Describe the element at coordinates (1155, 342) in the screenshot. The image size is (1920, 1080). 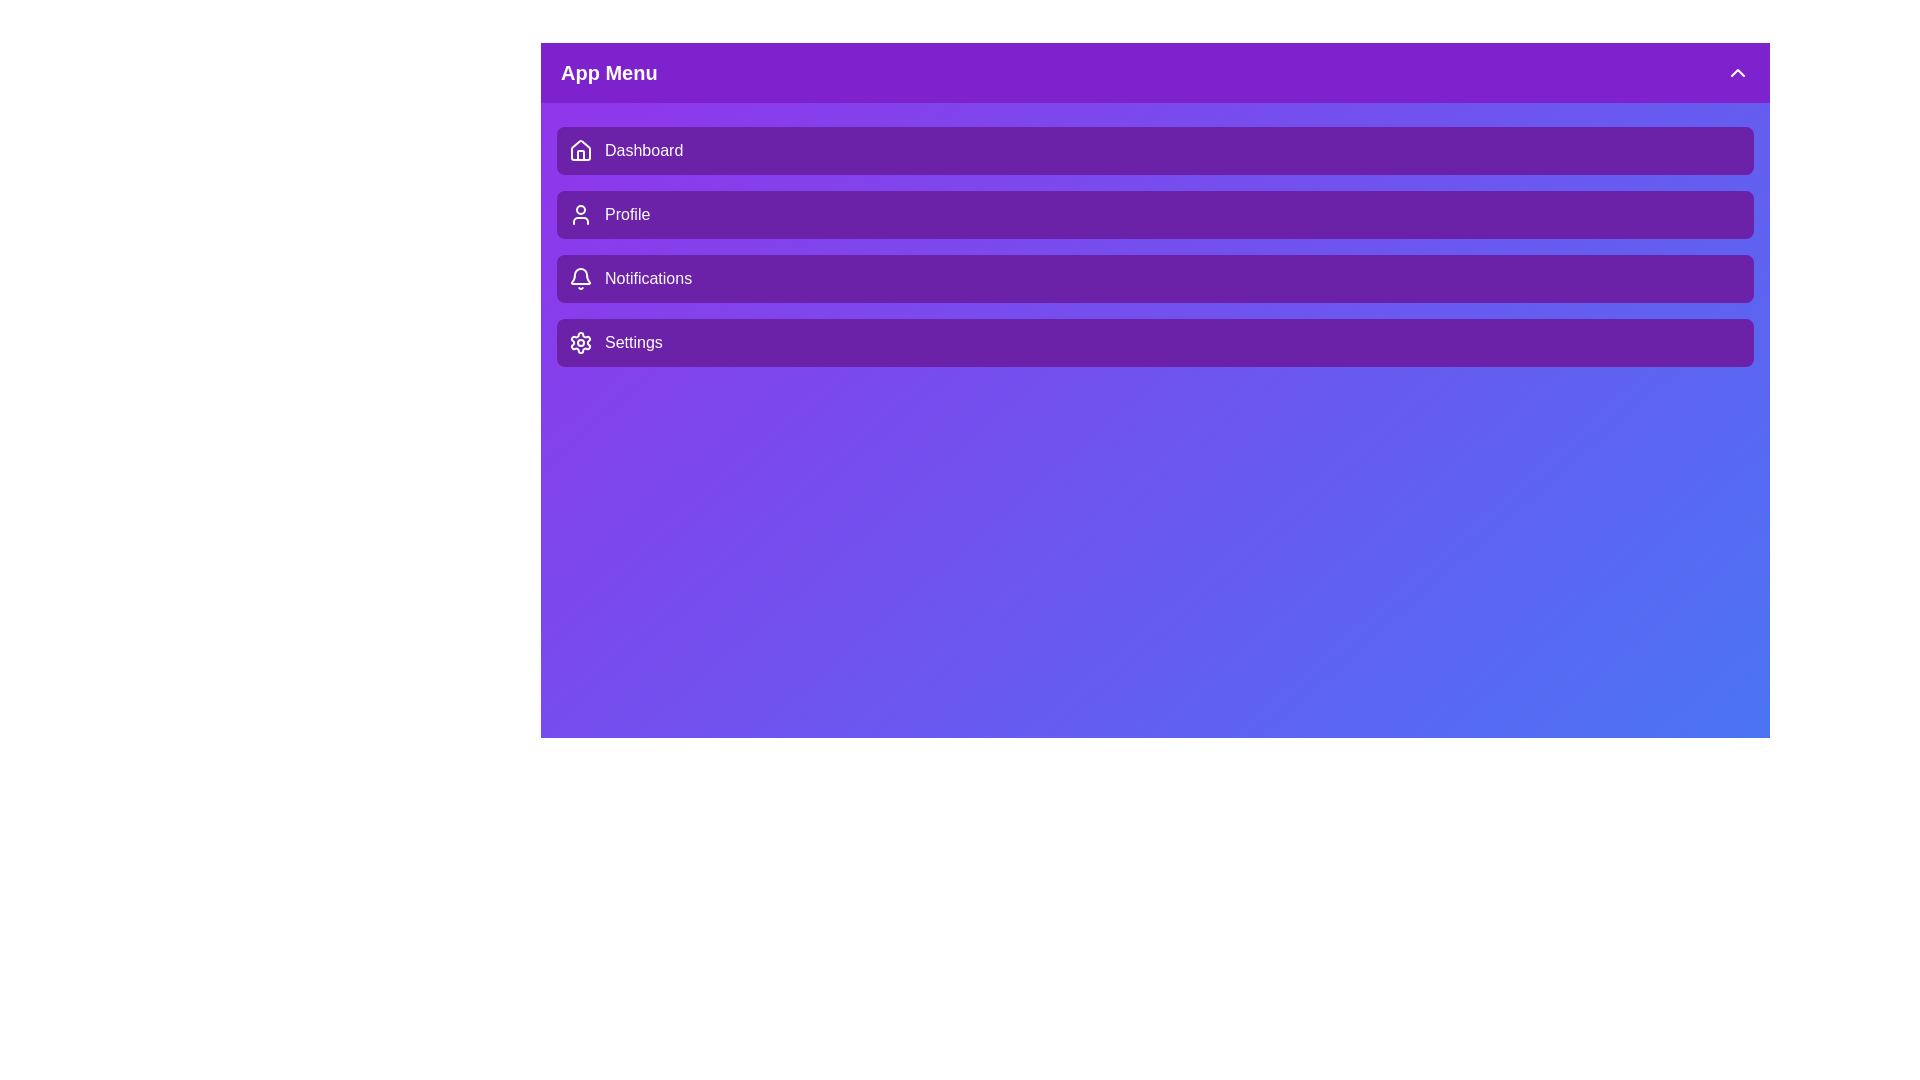
I see `the menu item Settings to observe hover effects` at that location.